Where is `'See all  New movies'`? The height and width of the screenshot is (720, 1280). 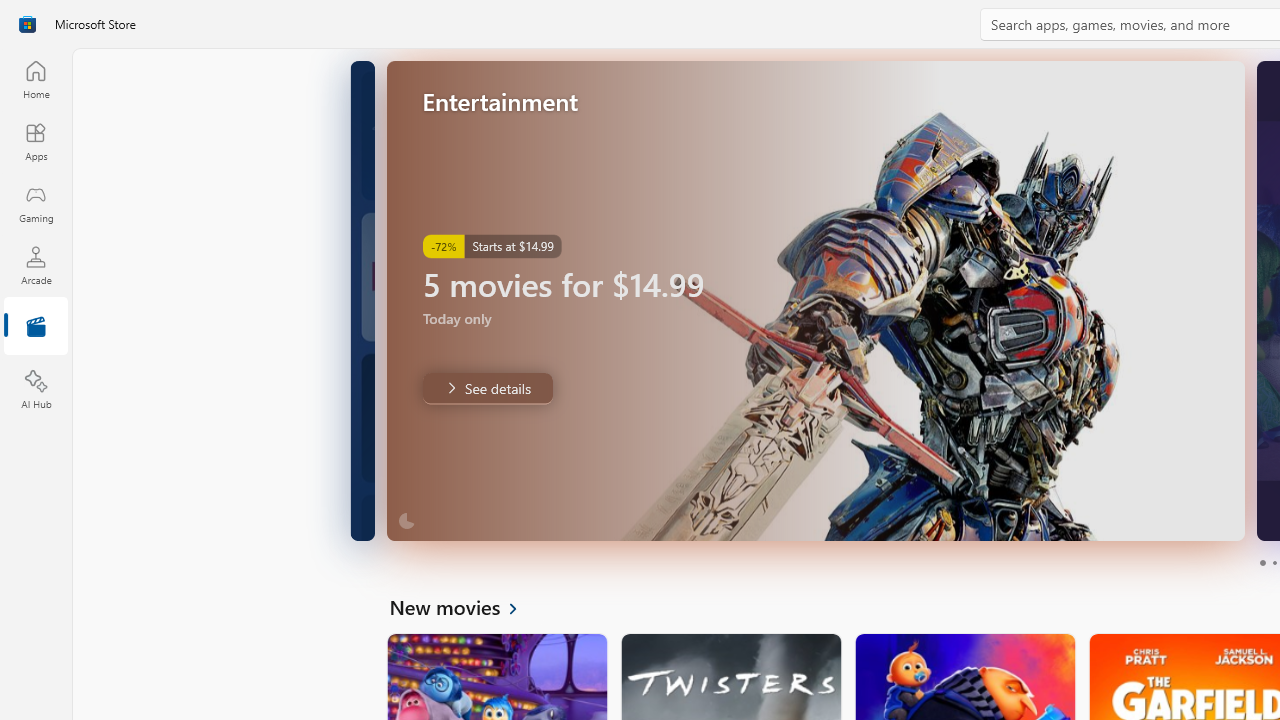 'See all  New movies' is located at coordinates (464, 605).